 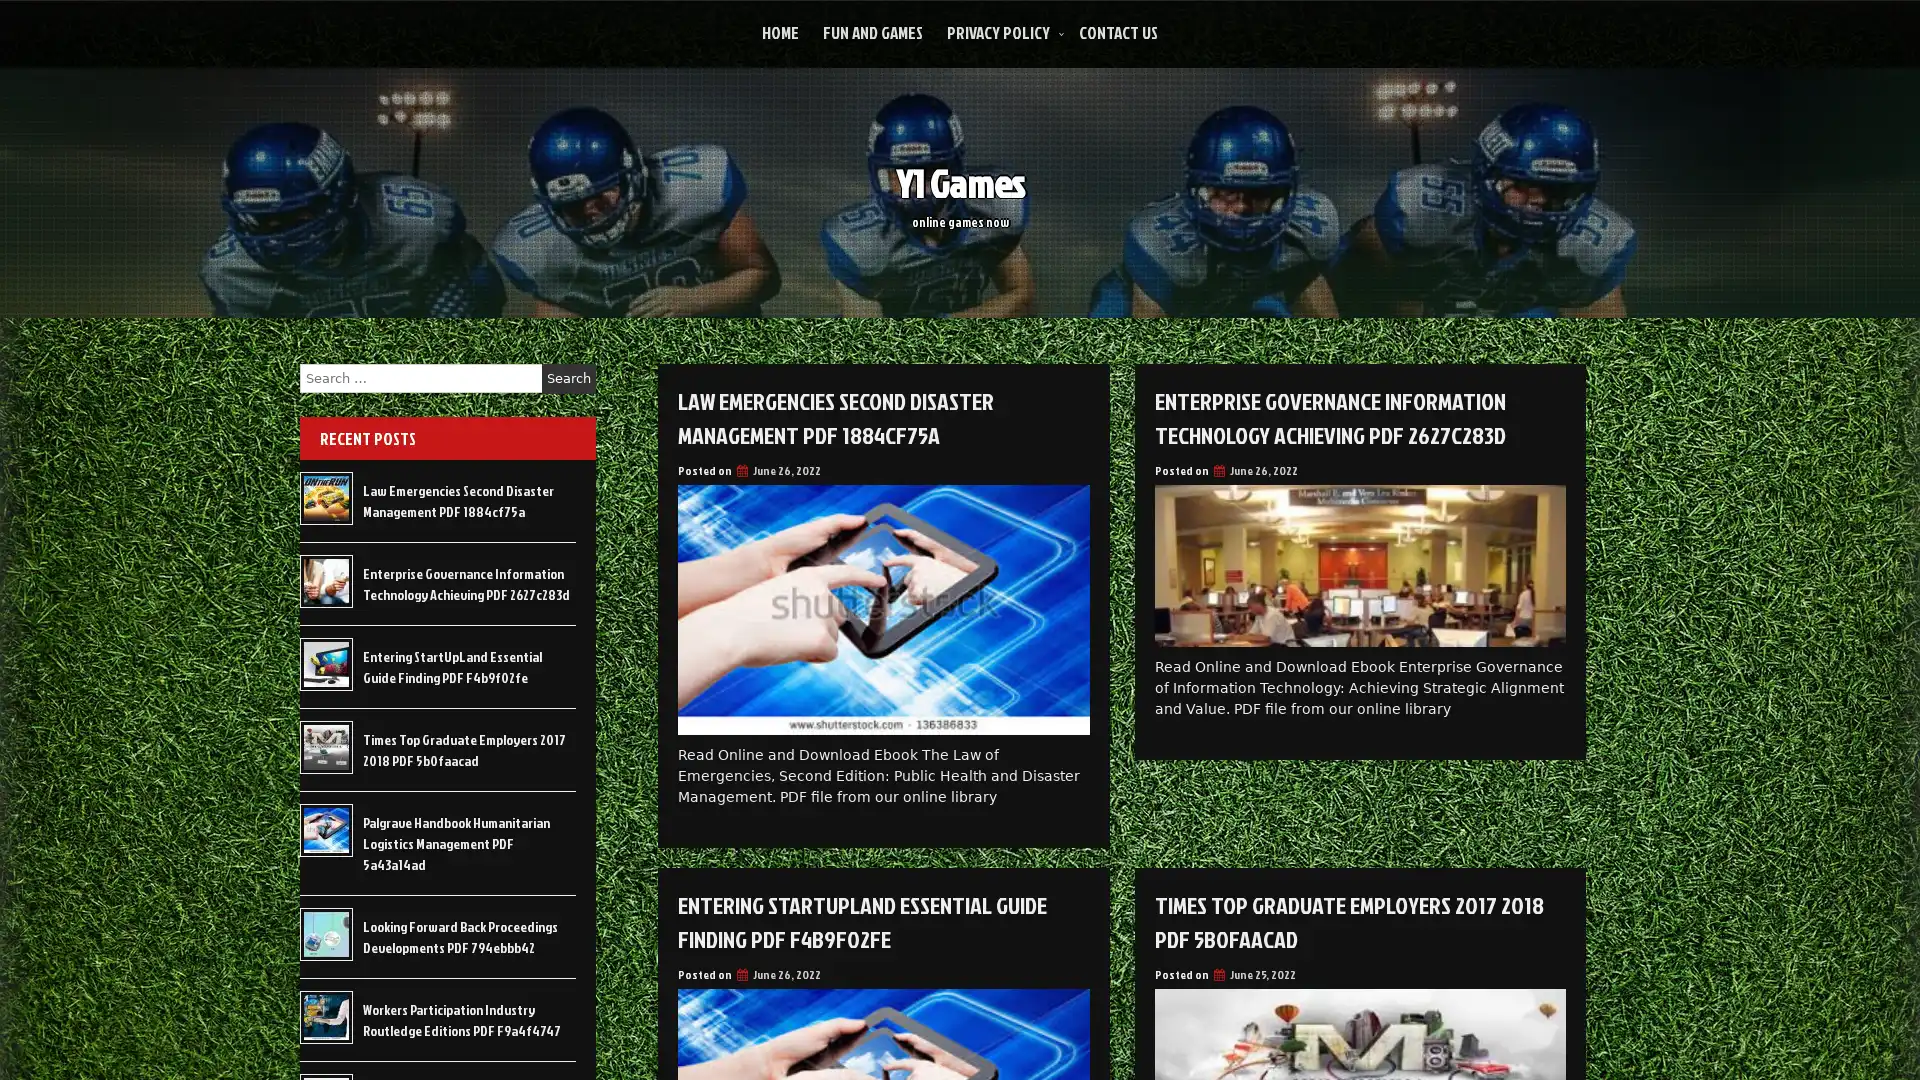 What do you see at coordinates (568, 378) in the screenshot?
I see `Search` at bounding box center [568, 378].